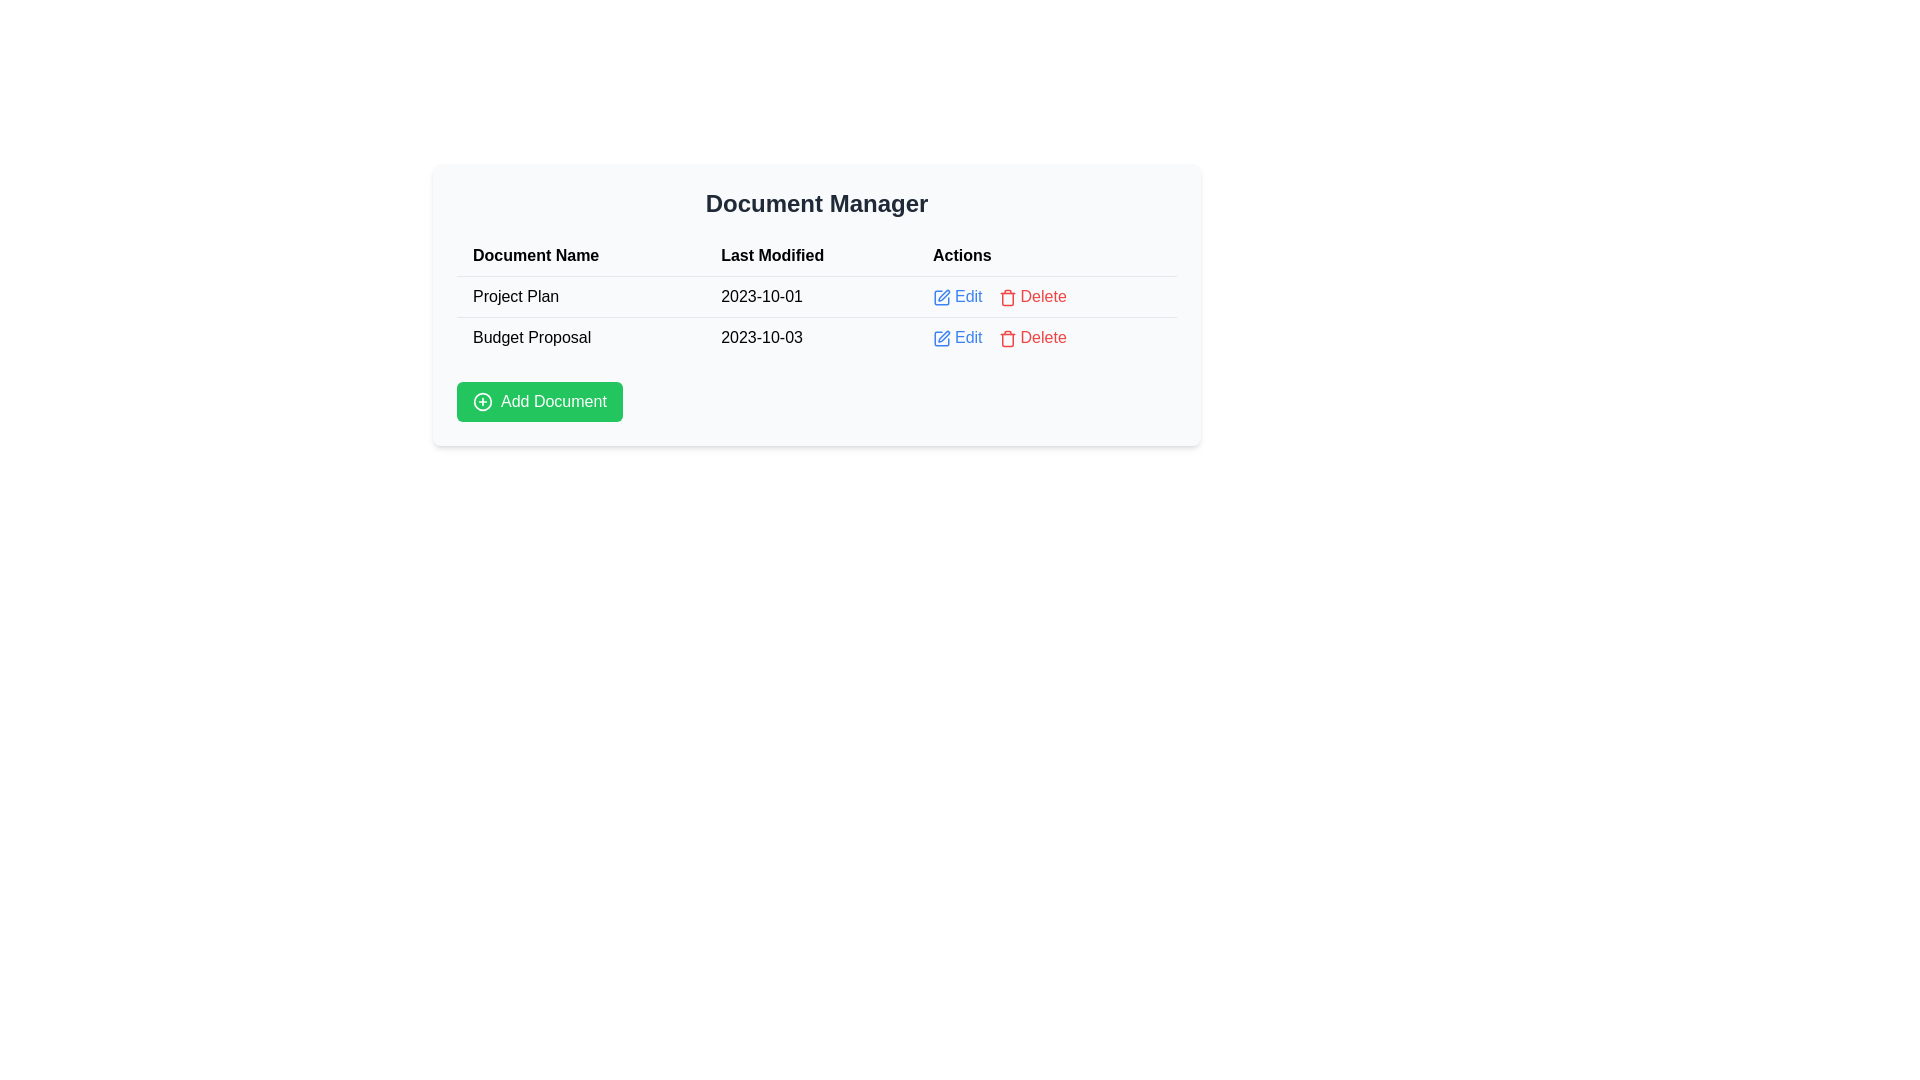 The image size is (1920, 1080). What do you see at coordinates (1007, 297) in the screenshot?
I see `the delete icon located in the 'Actions' column, positioned to the left of the 'Delete' text` at bounding box center [1007, 297].